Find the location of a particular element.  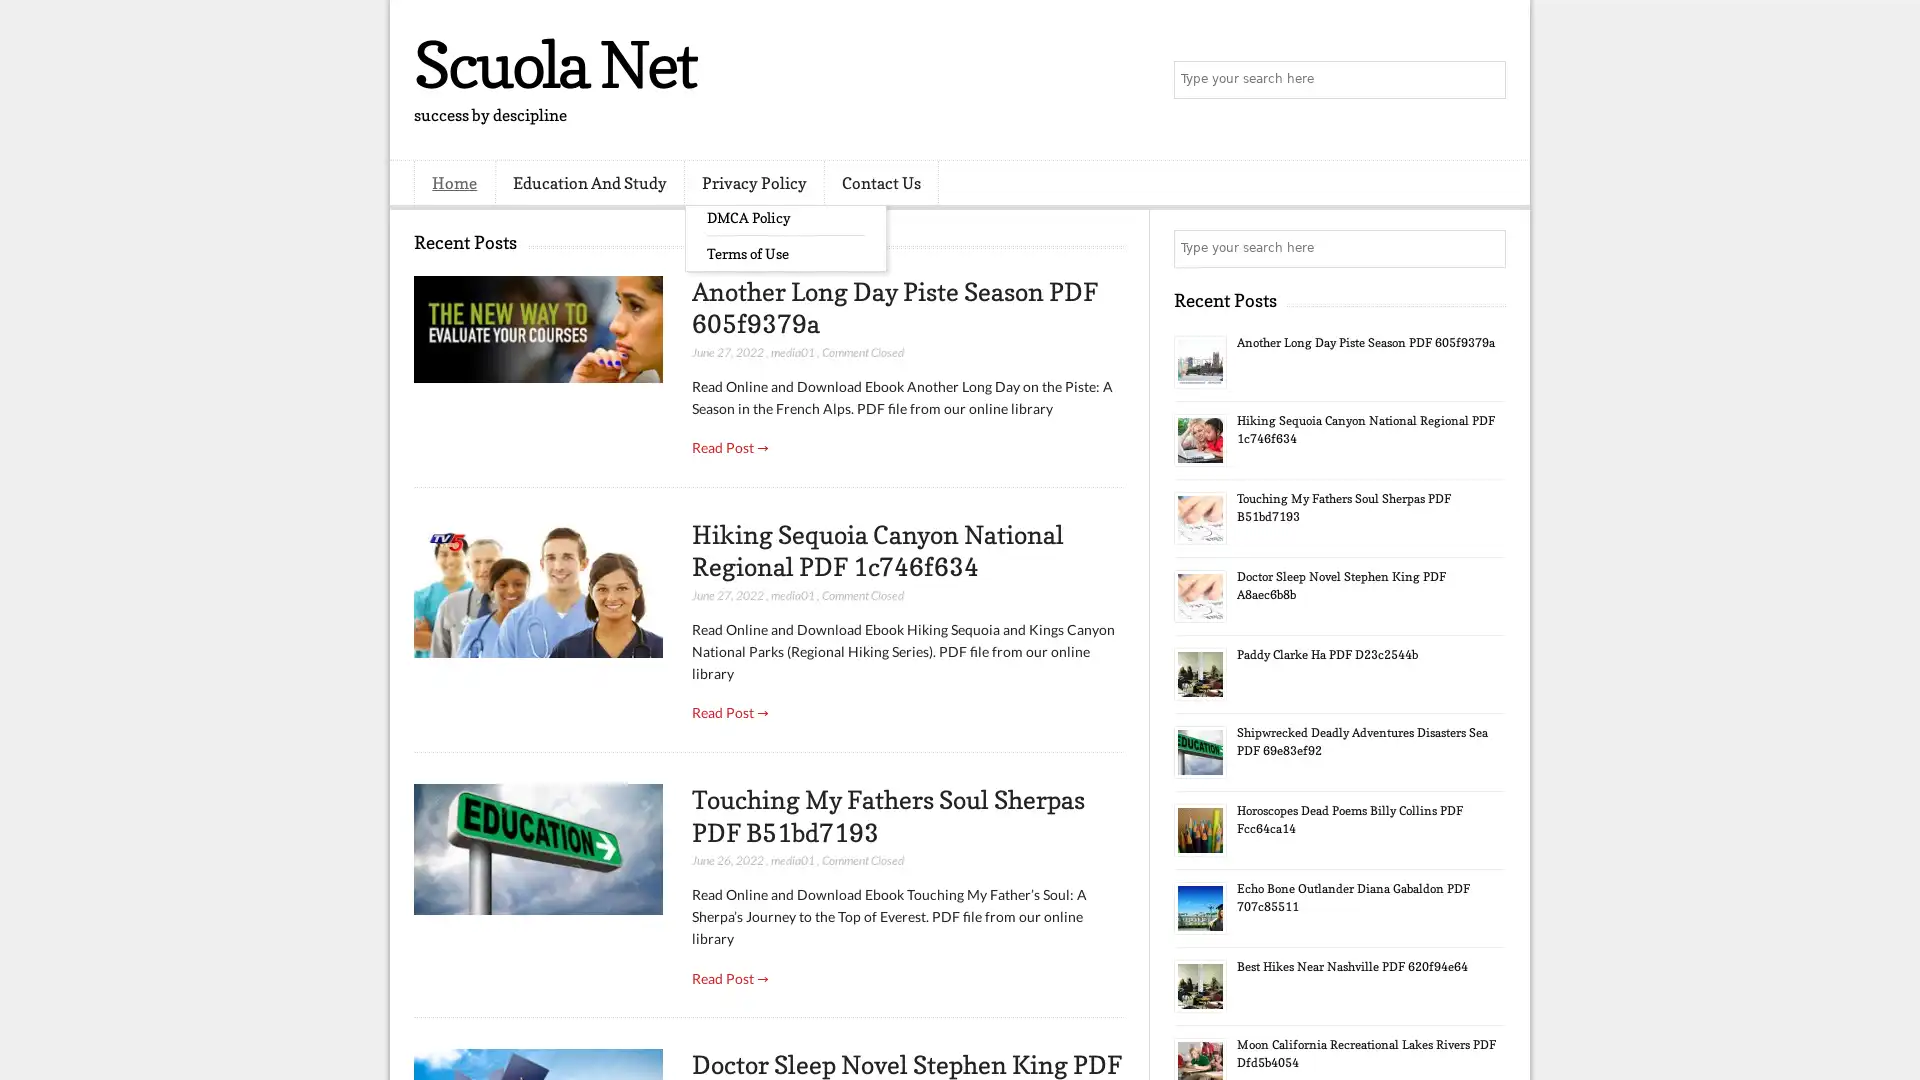

Search is located at coordinates (1485, 248).